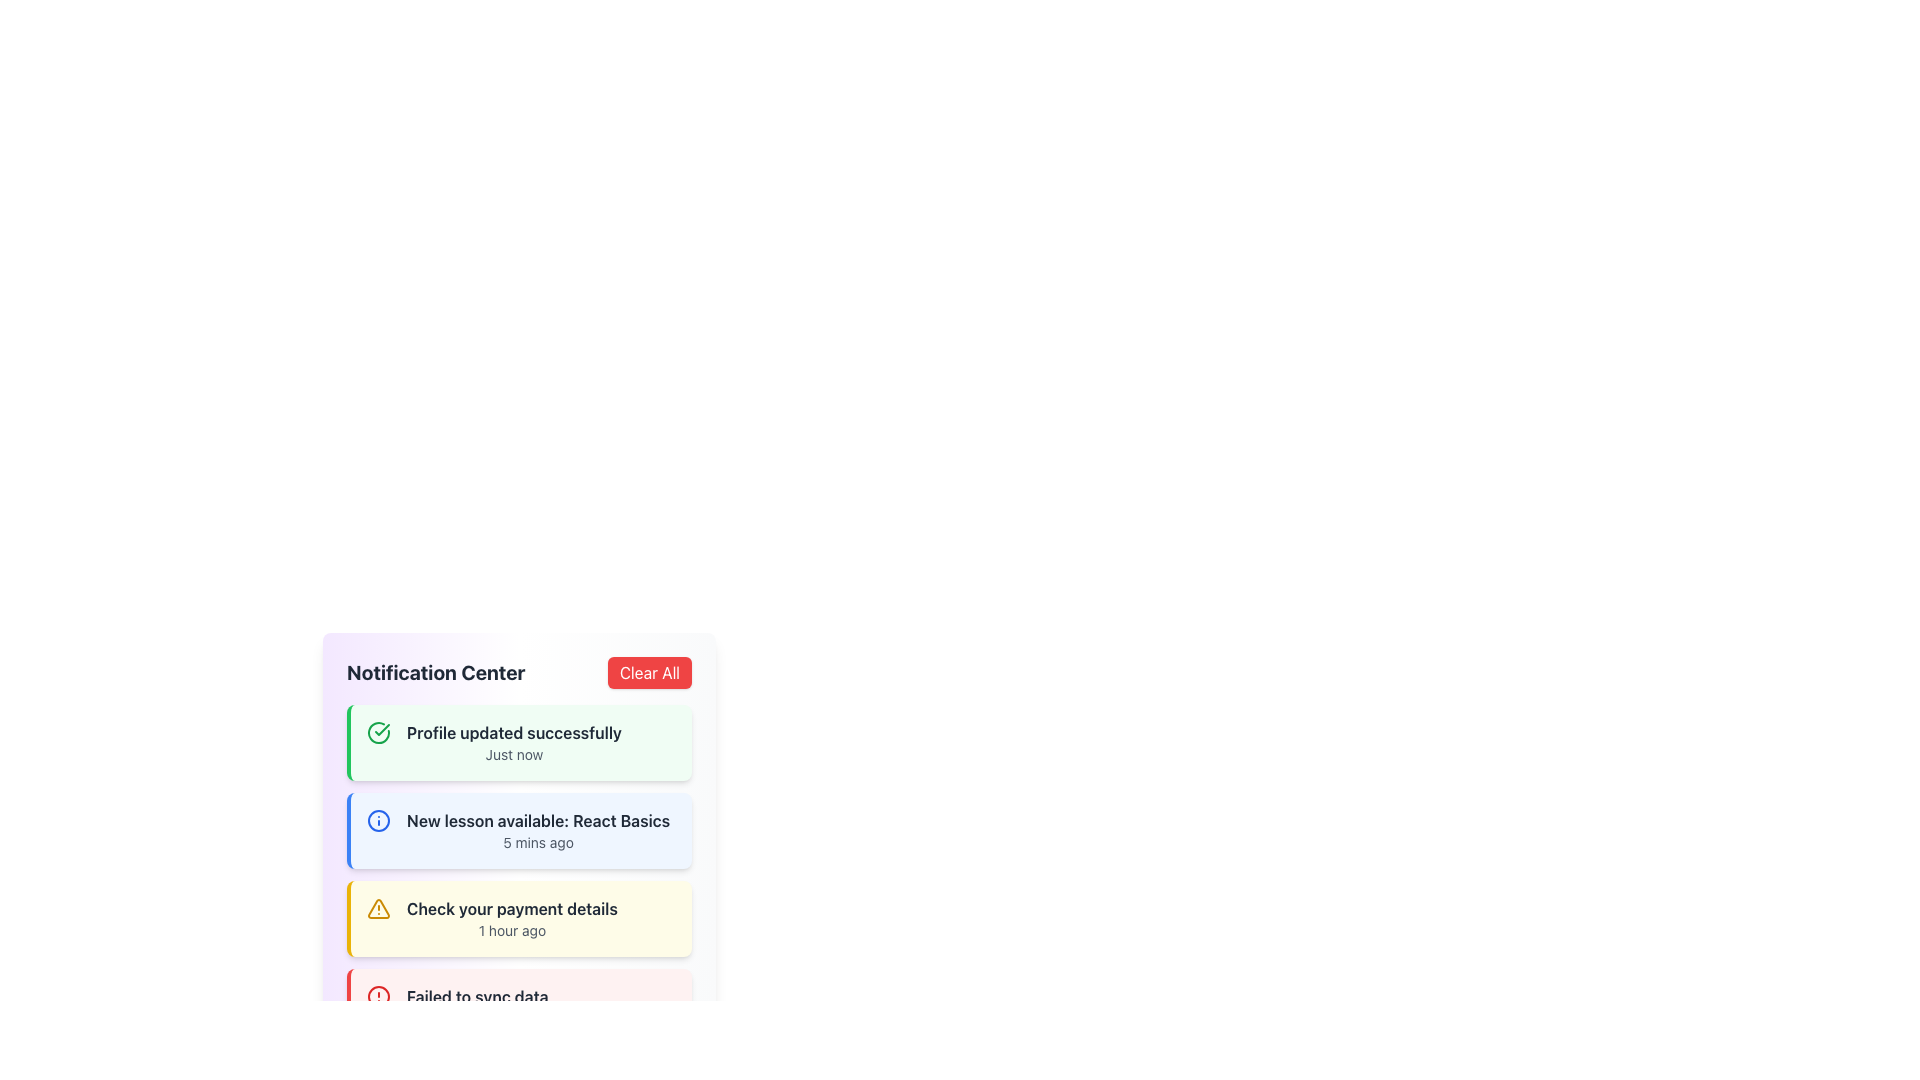 Image resolution: width=1920 pixels, height=1080 pixels. Describe the element at coordinates (538, 830) in the screenshot. I see `the second notification card in the Notification Center that summarizes the new lesson 'React Basics' for more details` at that location.